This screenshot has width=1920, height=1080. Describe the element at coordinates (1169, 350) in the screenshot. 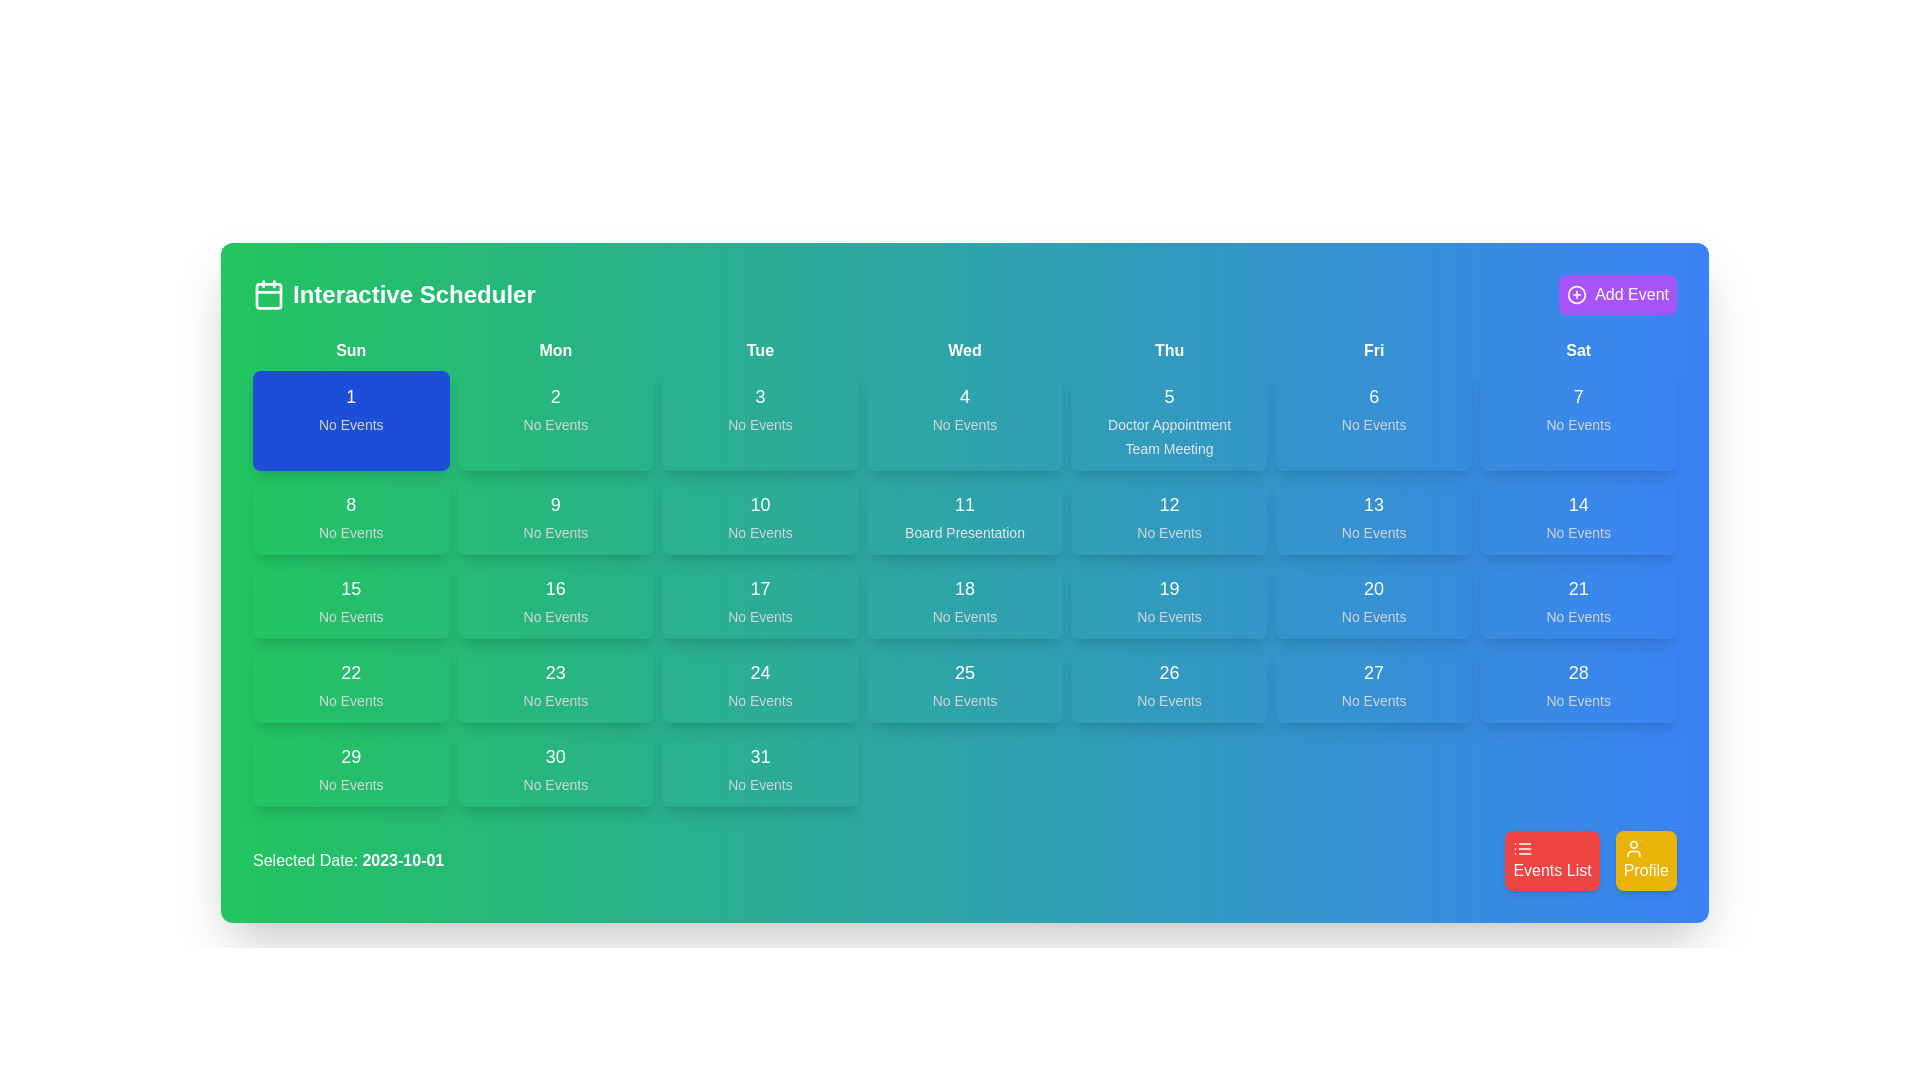

I see `the bold text label reading 'Thu' in the weekly calendar header, which is styled with a green to blue gradient background` at that location.